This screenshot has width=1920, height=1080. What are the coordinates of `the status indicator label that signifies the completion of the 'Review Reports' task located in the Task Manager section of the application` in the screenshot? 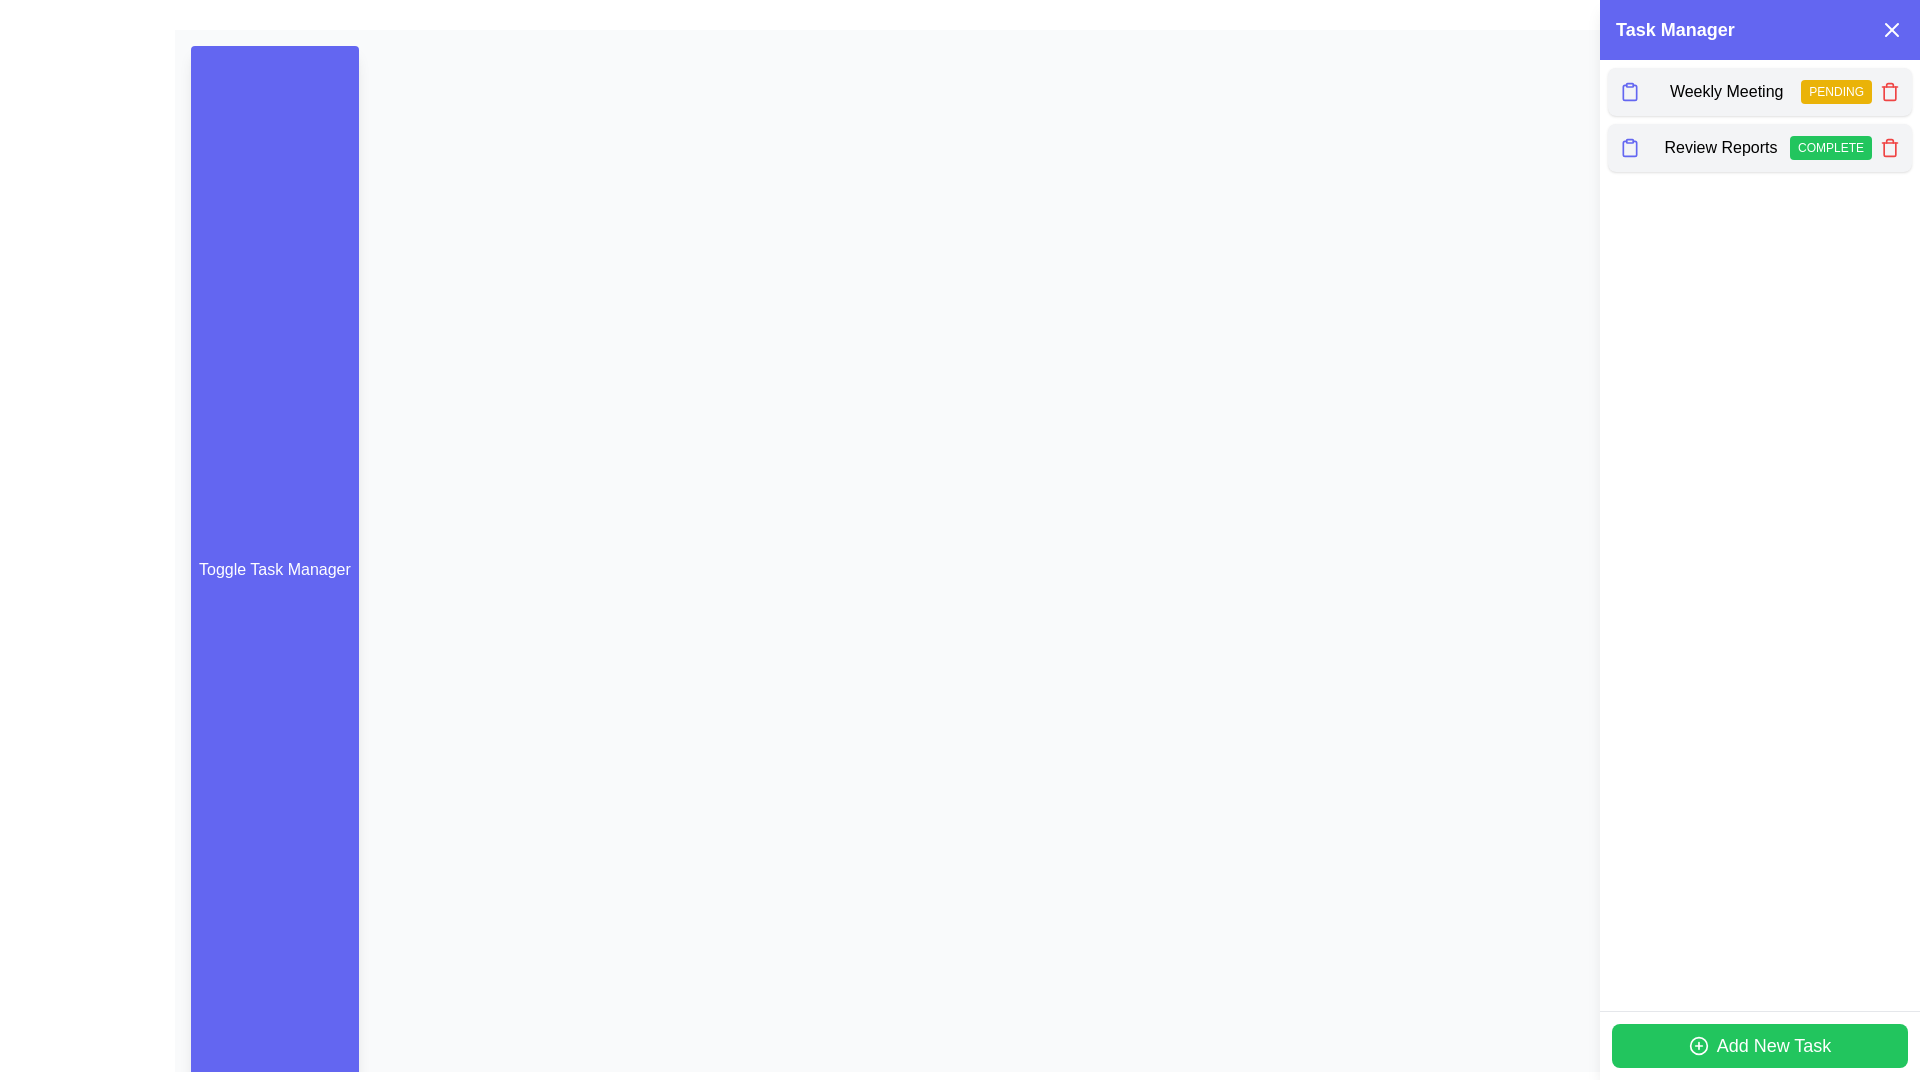 It's located at (1830, 146).